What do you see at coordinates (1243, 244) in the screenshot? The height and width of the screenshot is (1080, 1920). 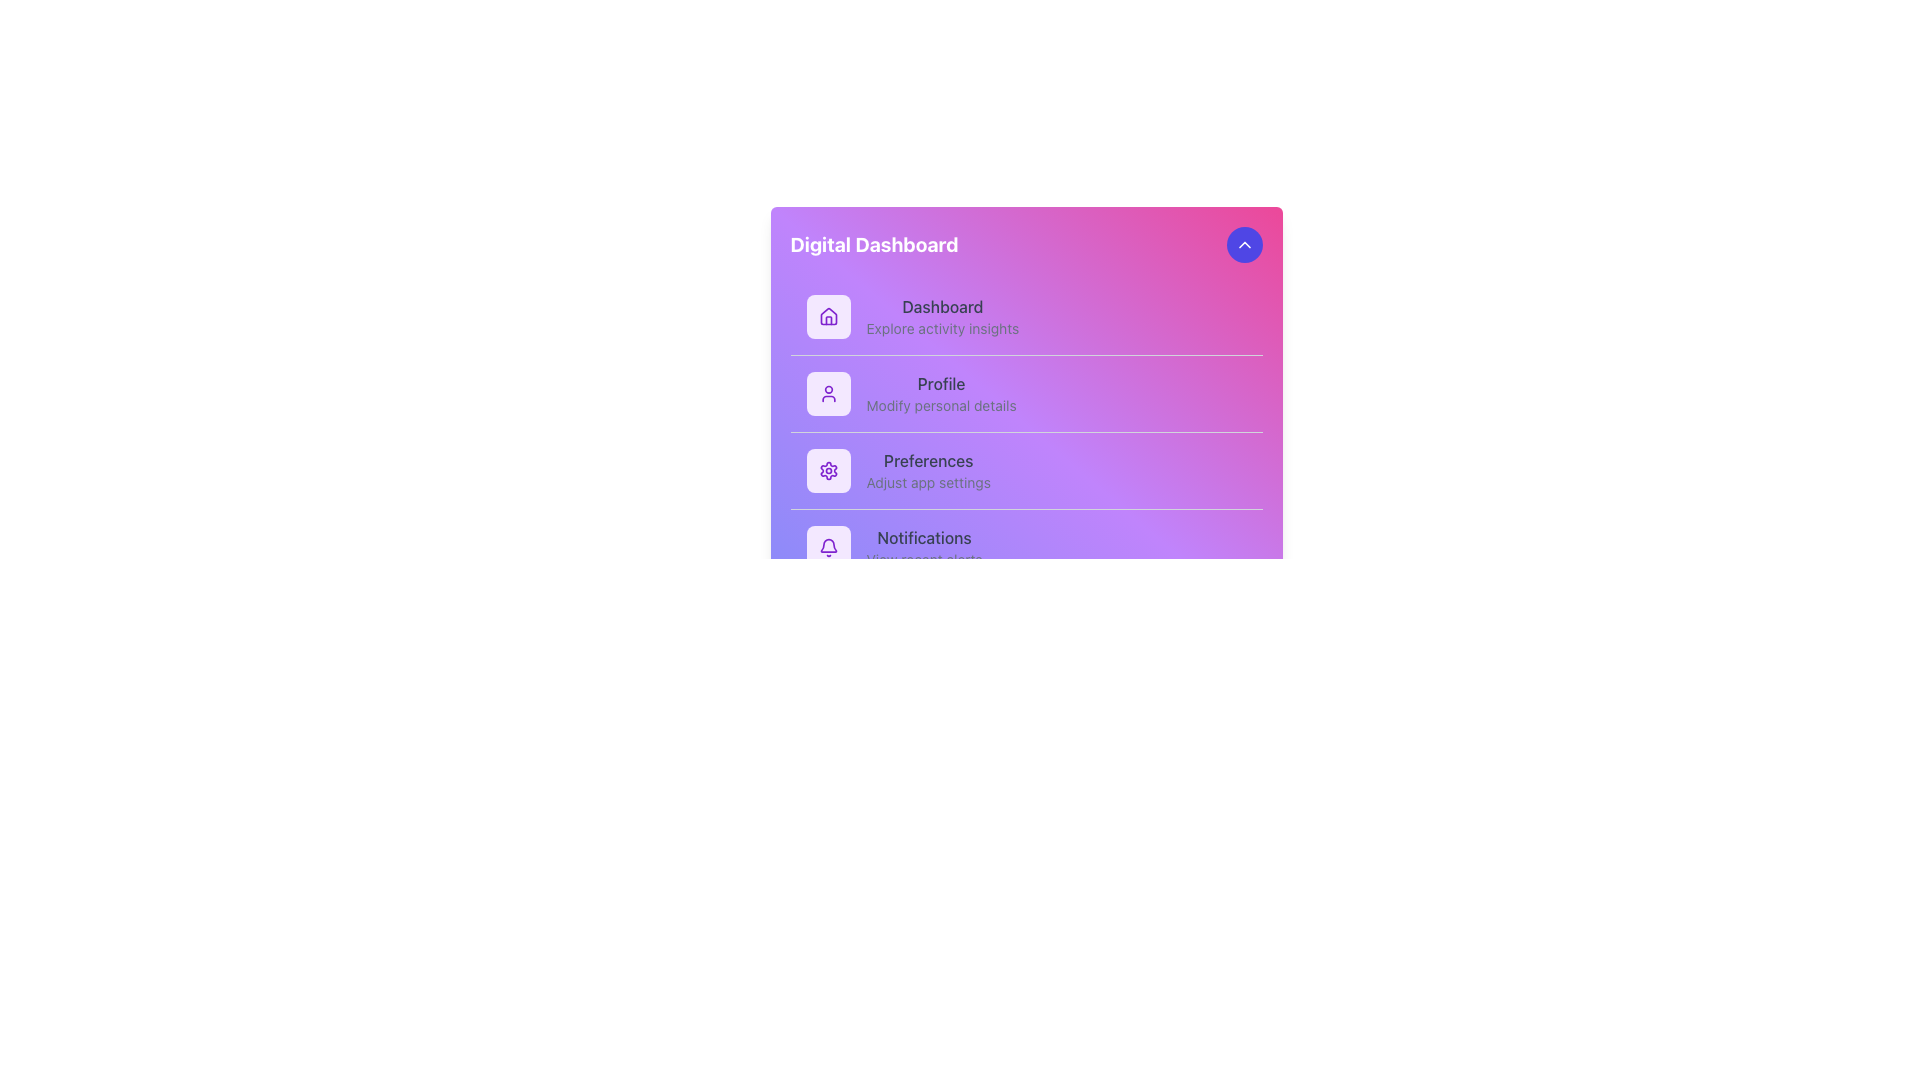 I see `the small circular button with a dark indigo background and an upward-pointing white chevron icon located in the top-right corner of the 'Digital Dashboard' section` at bounding box center [1243, 244].